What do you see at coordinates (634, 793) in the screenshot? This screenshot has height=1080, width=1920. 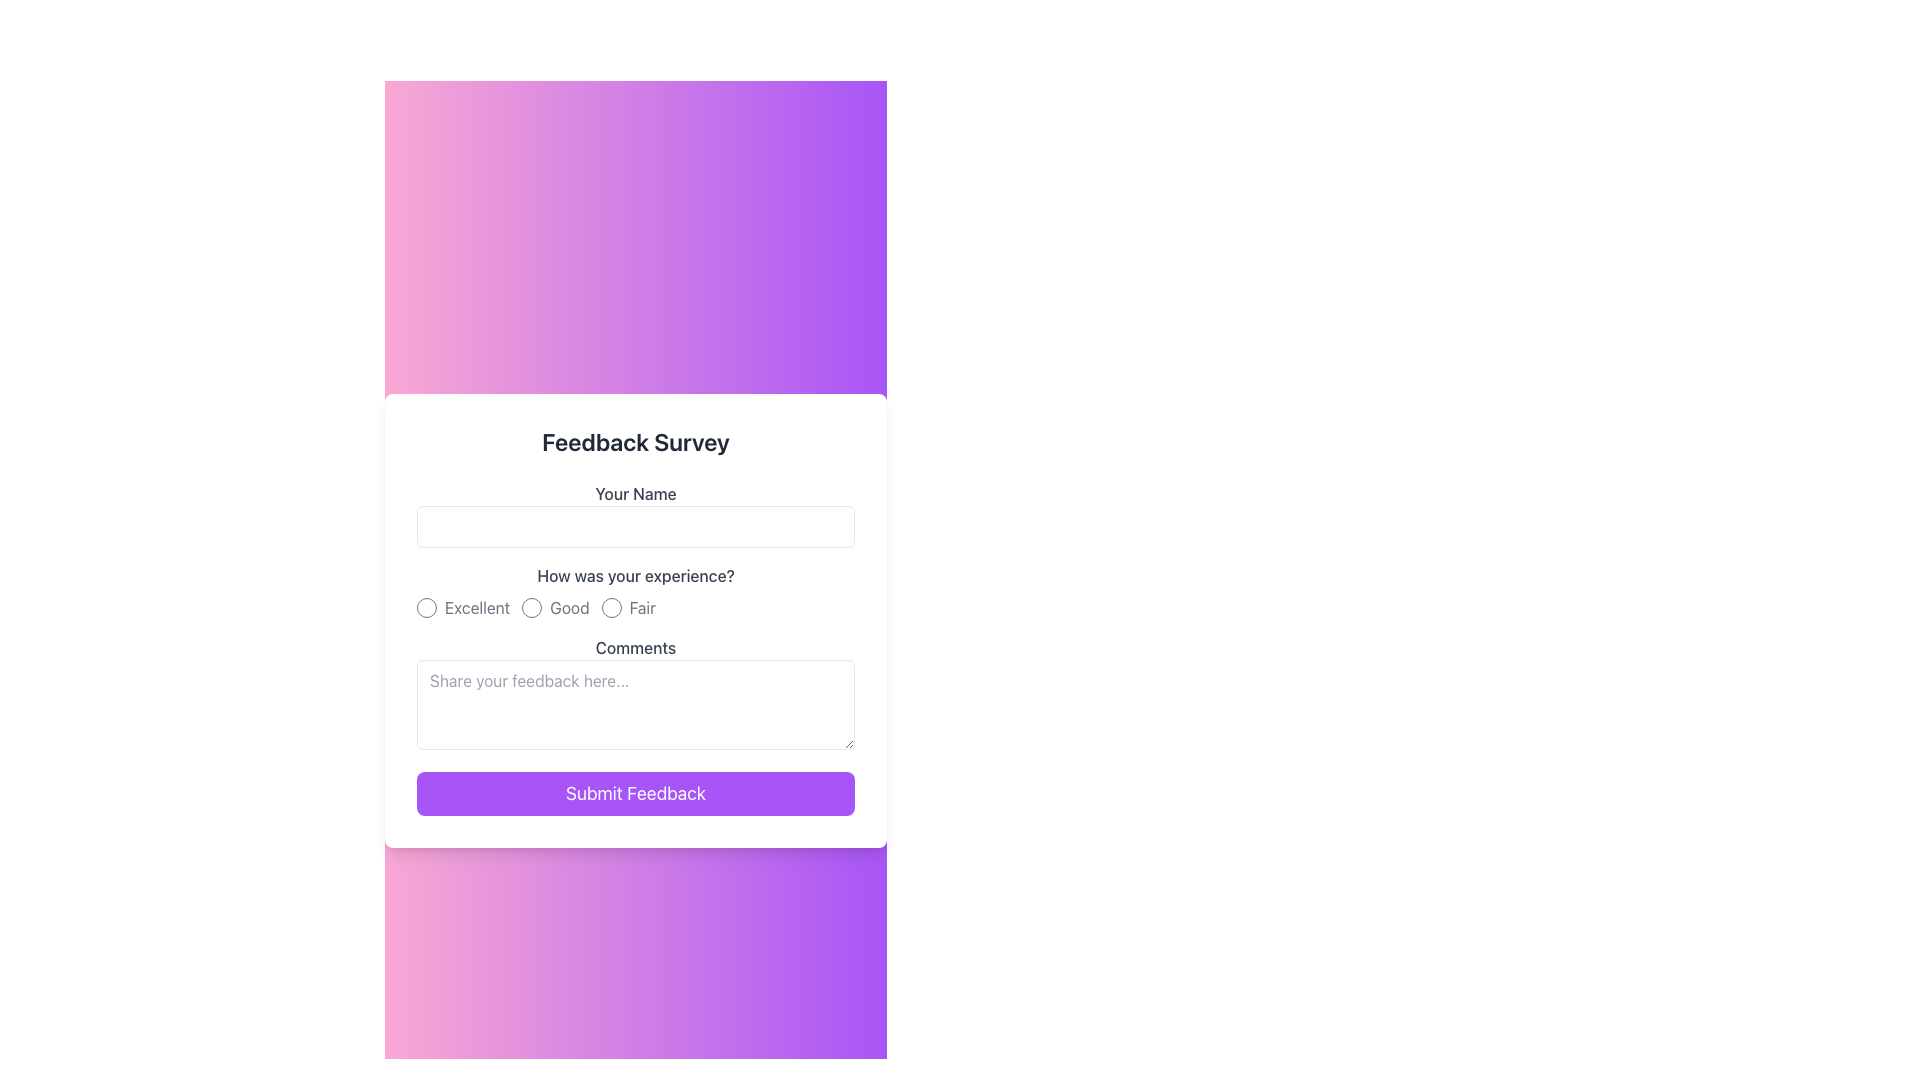 I see `the 'Submit Feedback' button, which is a rectangular button with rounded corners in vivid purple featuring white text` at bounding box center [634, 793].